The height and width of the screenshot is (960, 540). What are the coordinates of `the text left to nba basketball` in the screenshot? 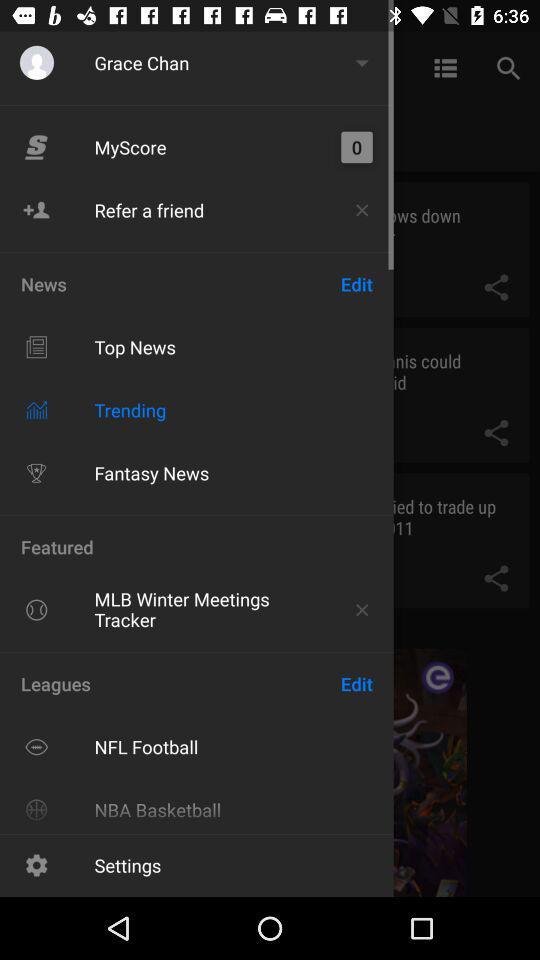 It's located at (36, 810).